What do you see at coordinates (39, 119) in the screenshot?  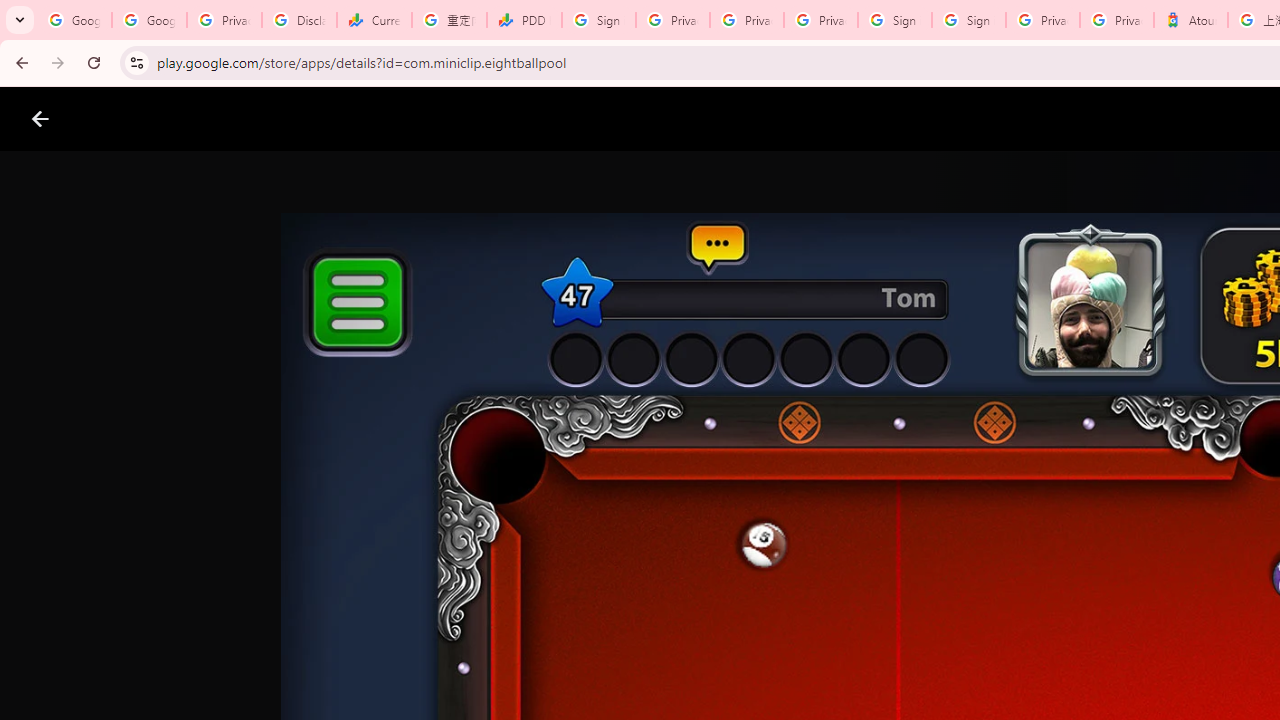 I see `'Close screenshot viewer'` at bounding box center [39, 119].